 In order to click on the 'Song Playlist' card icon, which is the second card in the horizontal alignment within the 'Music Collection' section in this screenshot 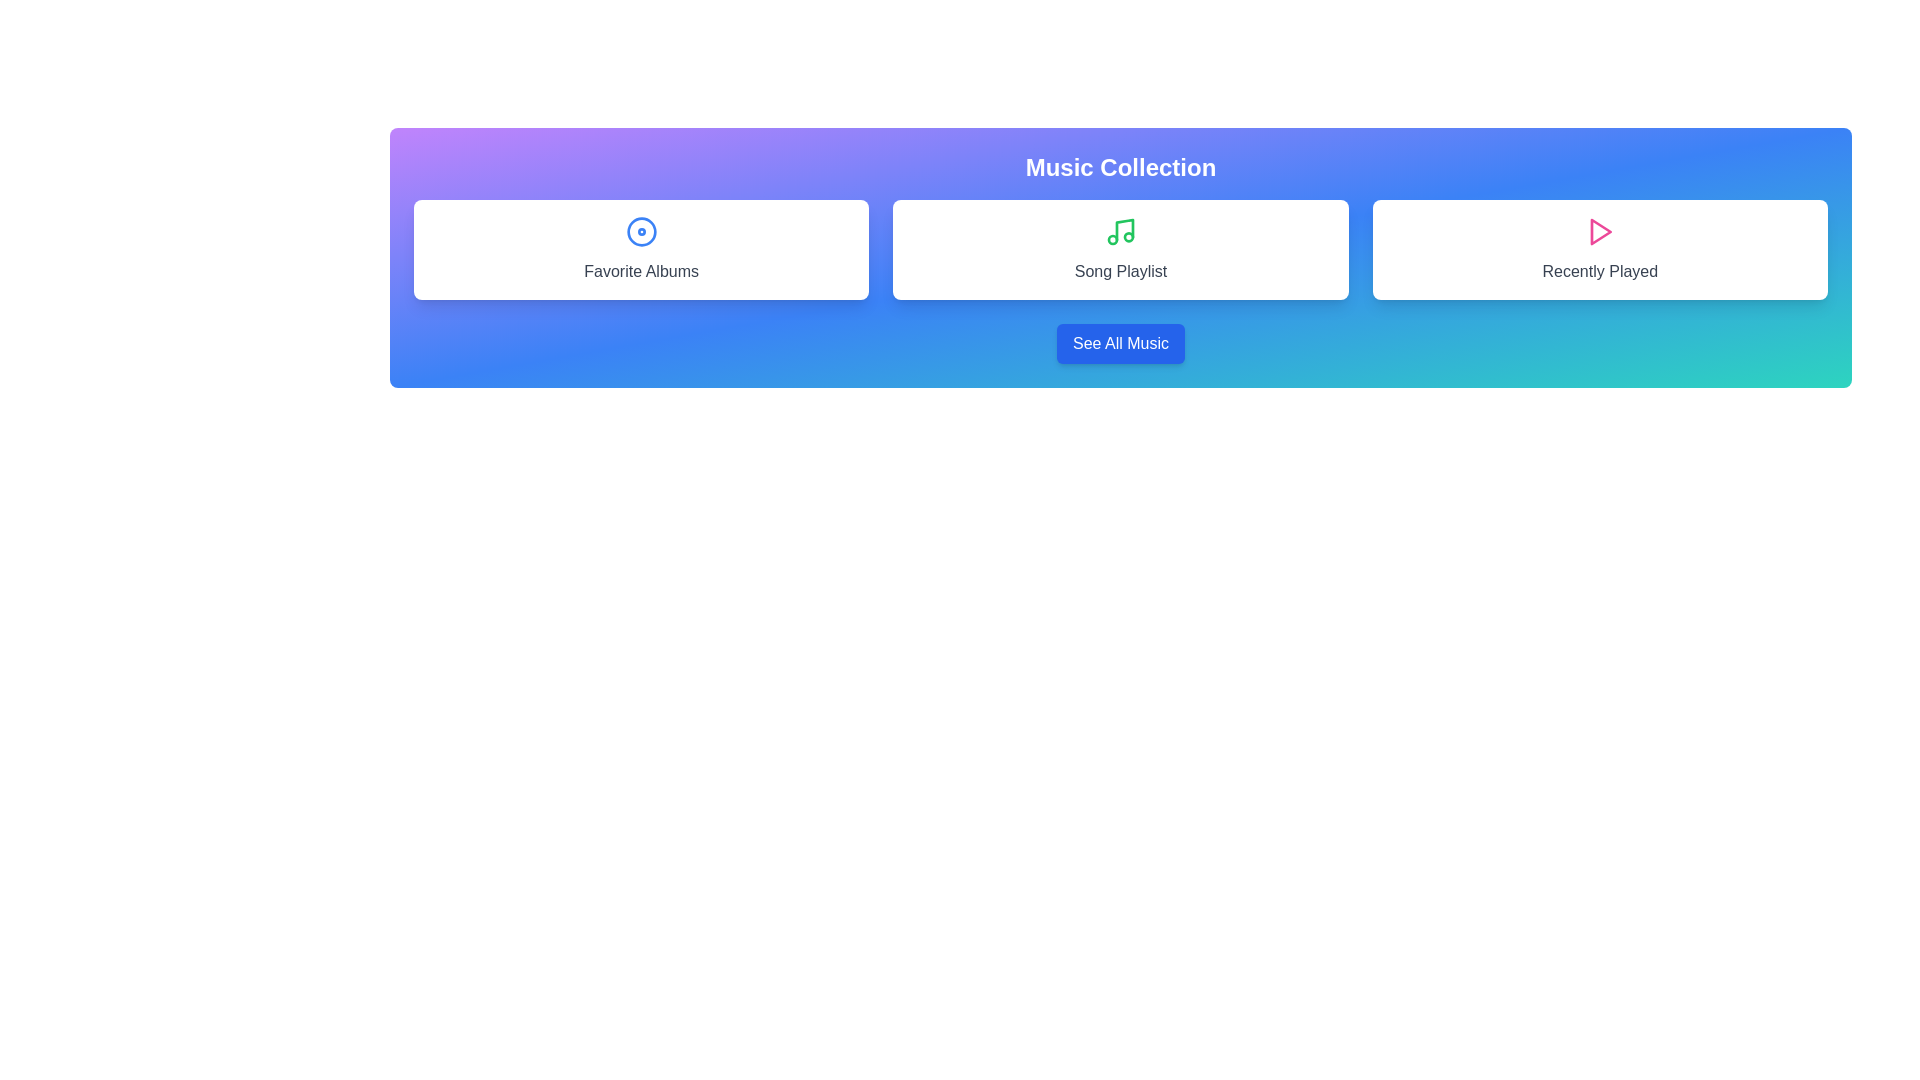, I will do `click(1118, 230)`.